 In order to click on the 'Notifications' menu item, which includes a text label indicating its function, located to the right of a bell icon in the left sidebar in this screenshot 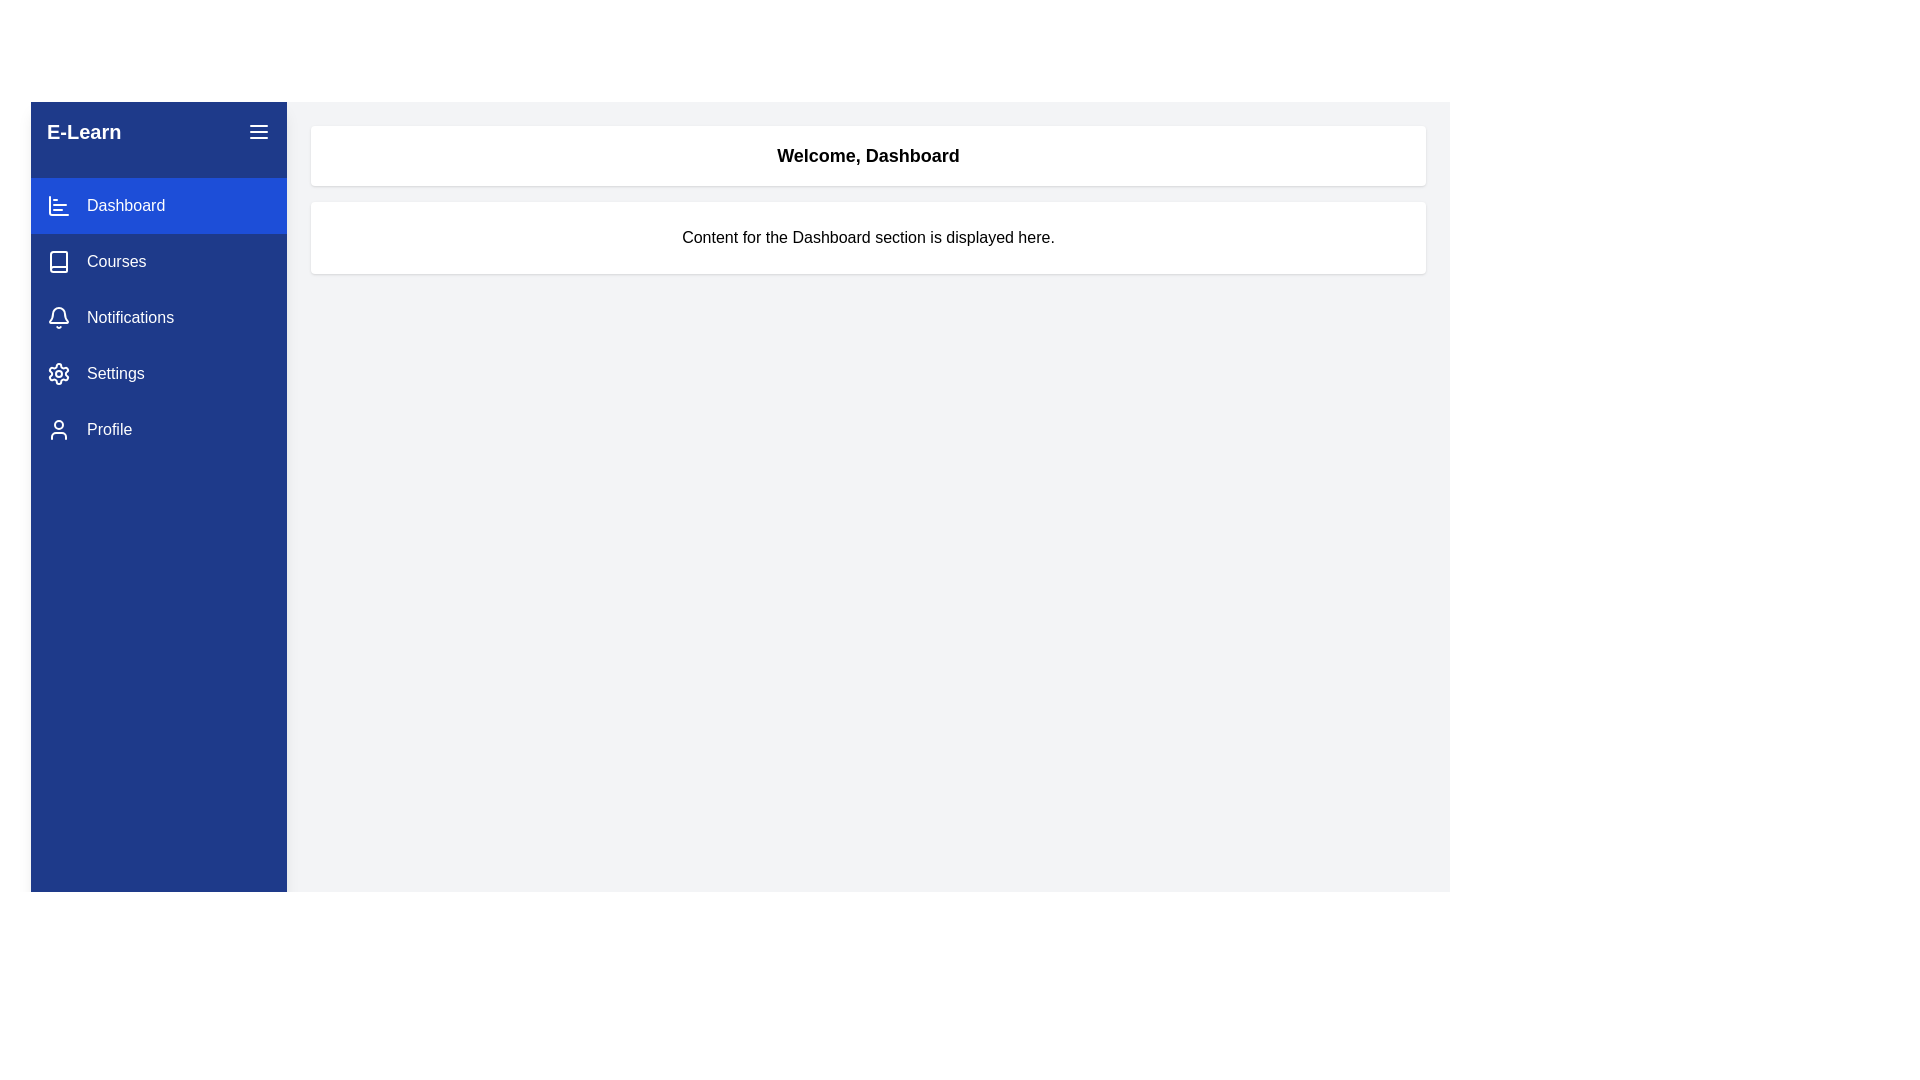, I will do `click(129, 316)`.